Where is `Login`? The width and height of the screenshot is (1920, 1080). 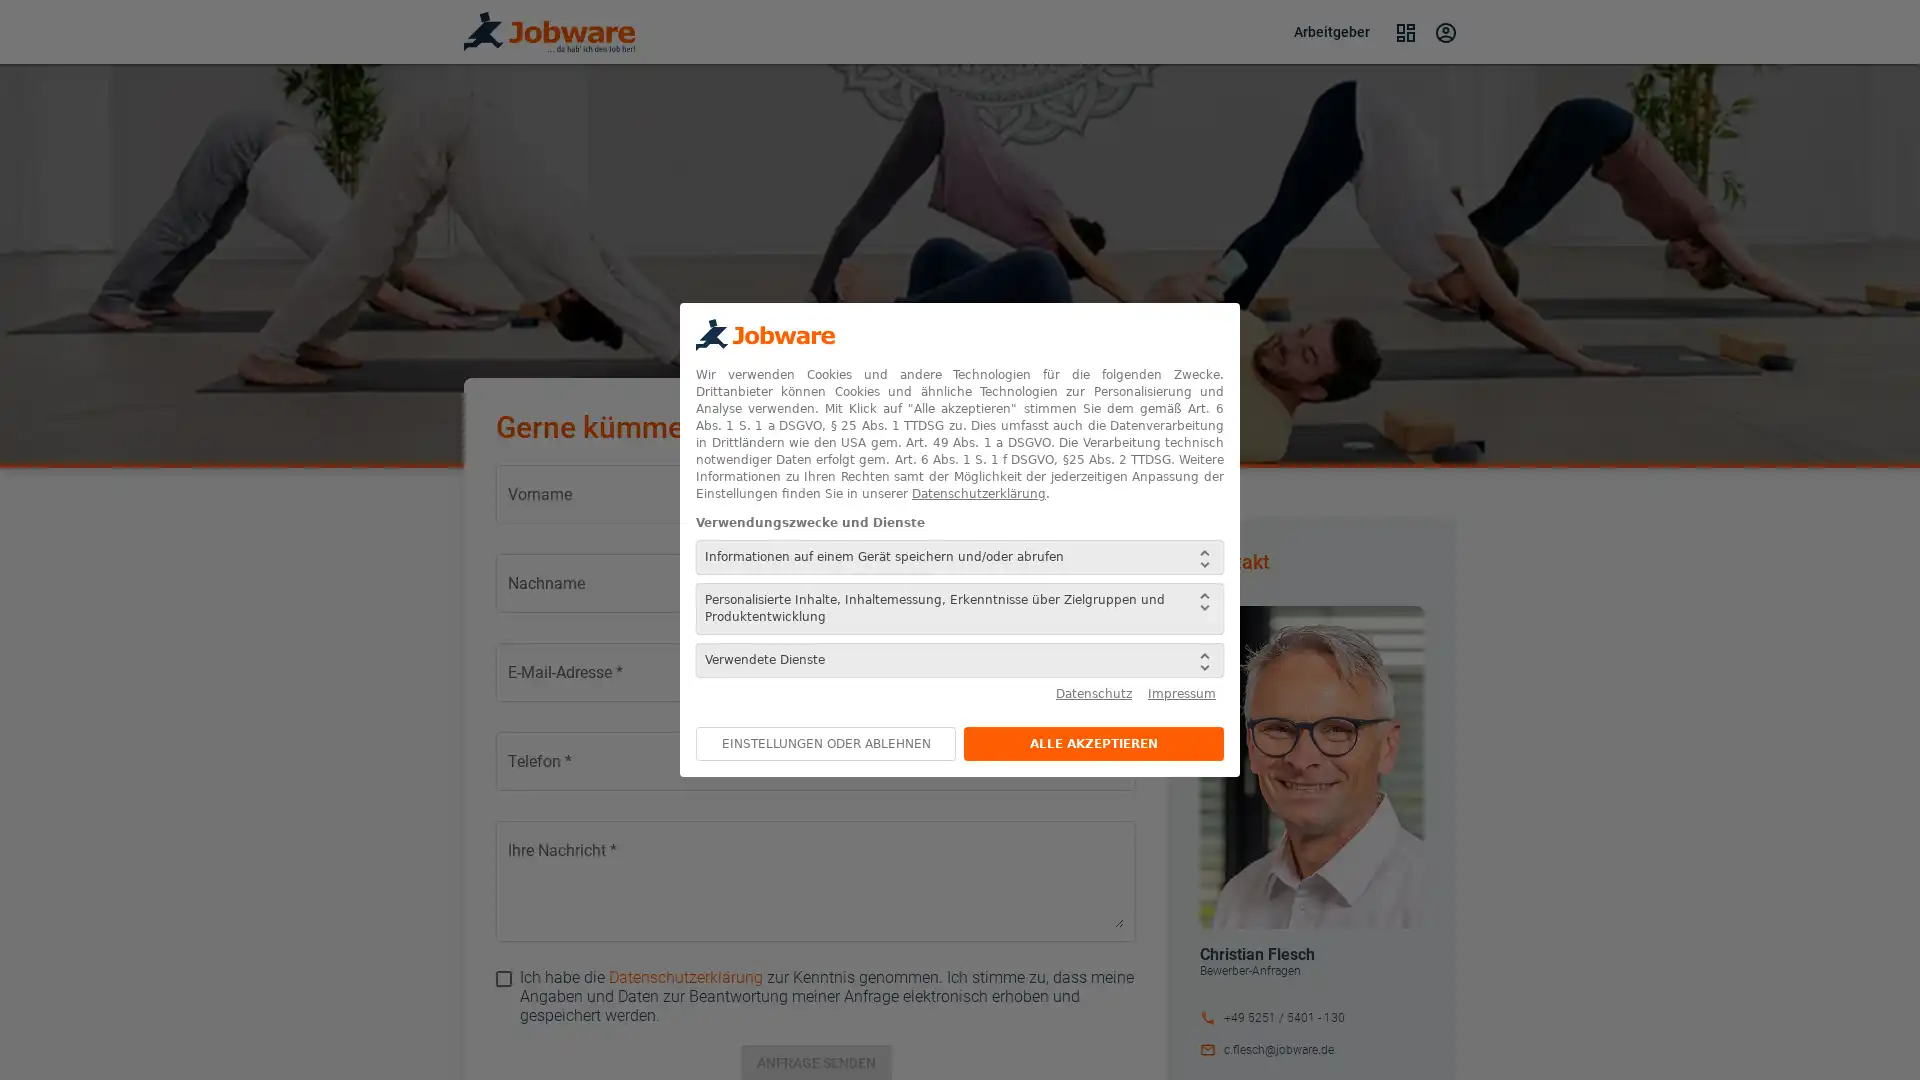
Login is located at coordinates (1445, 31).